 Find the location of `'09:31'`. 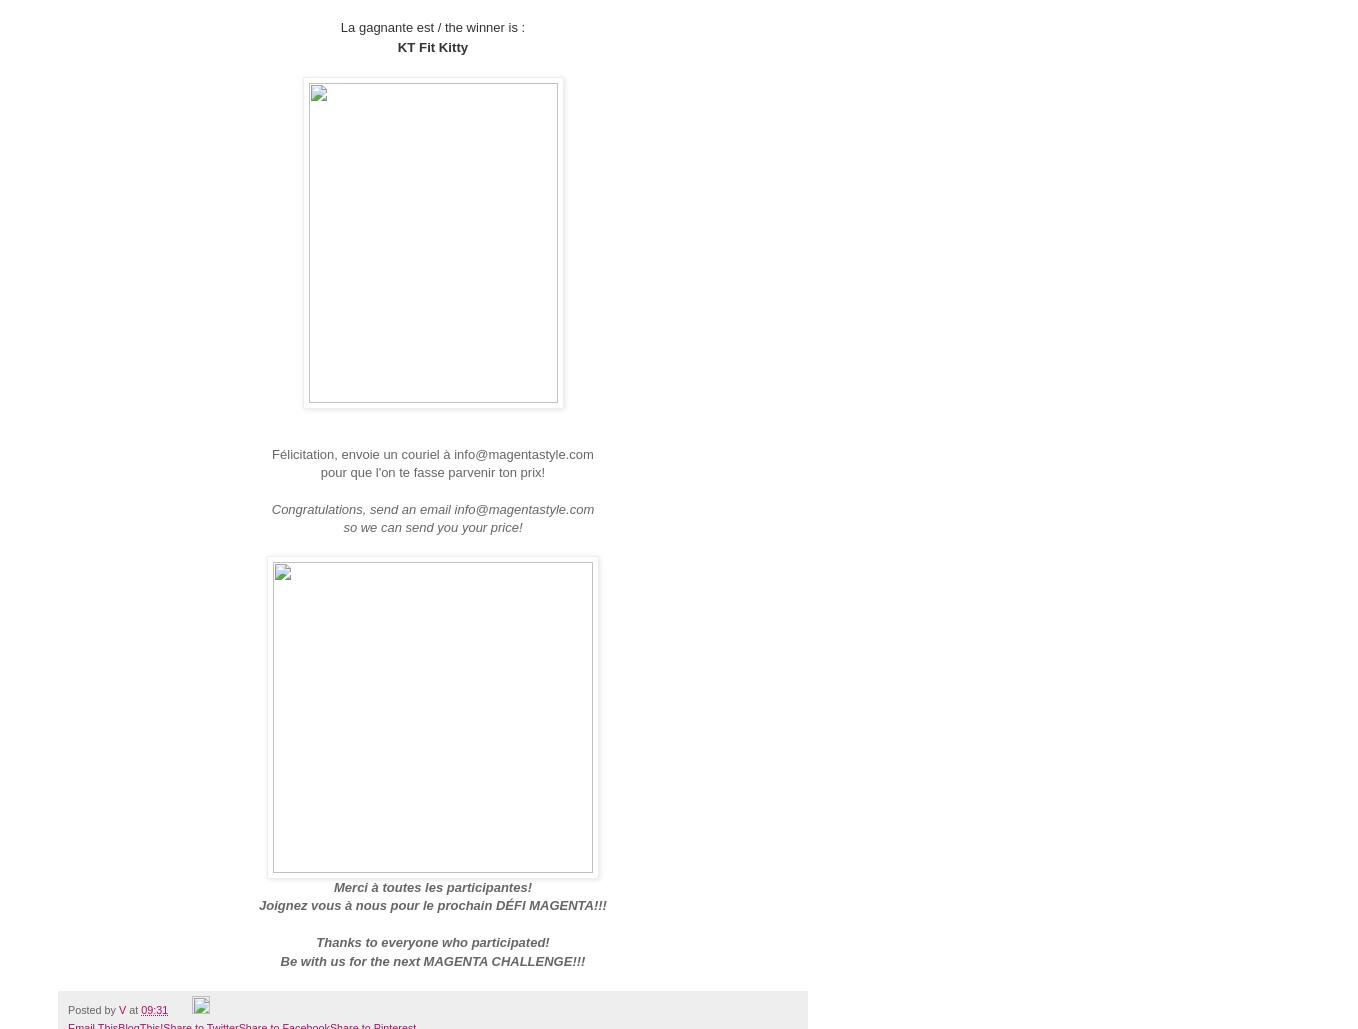

'09:31' is located at coordinates (154, 1008).